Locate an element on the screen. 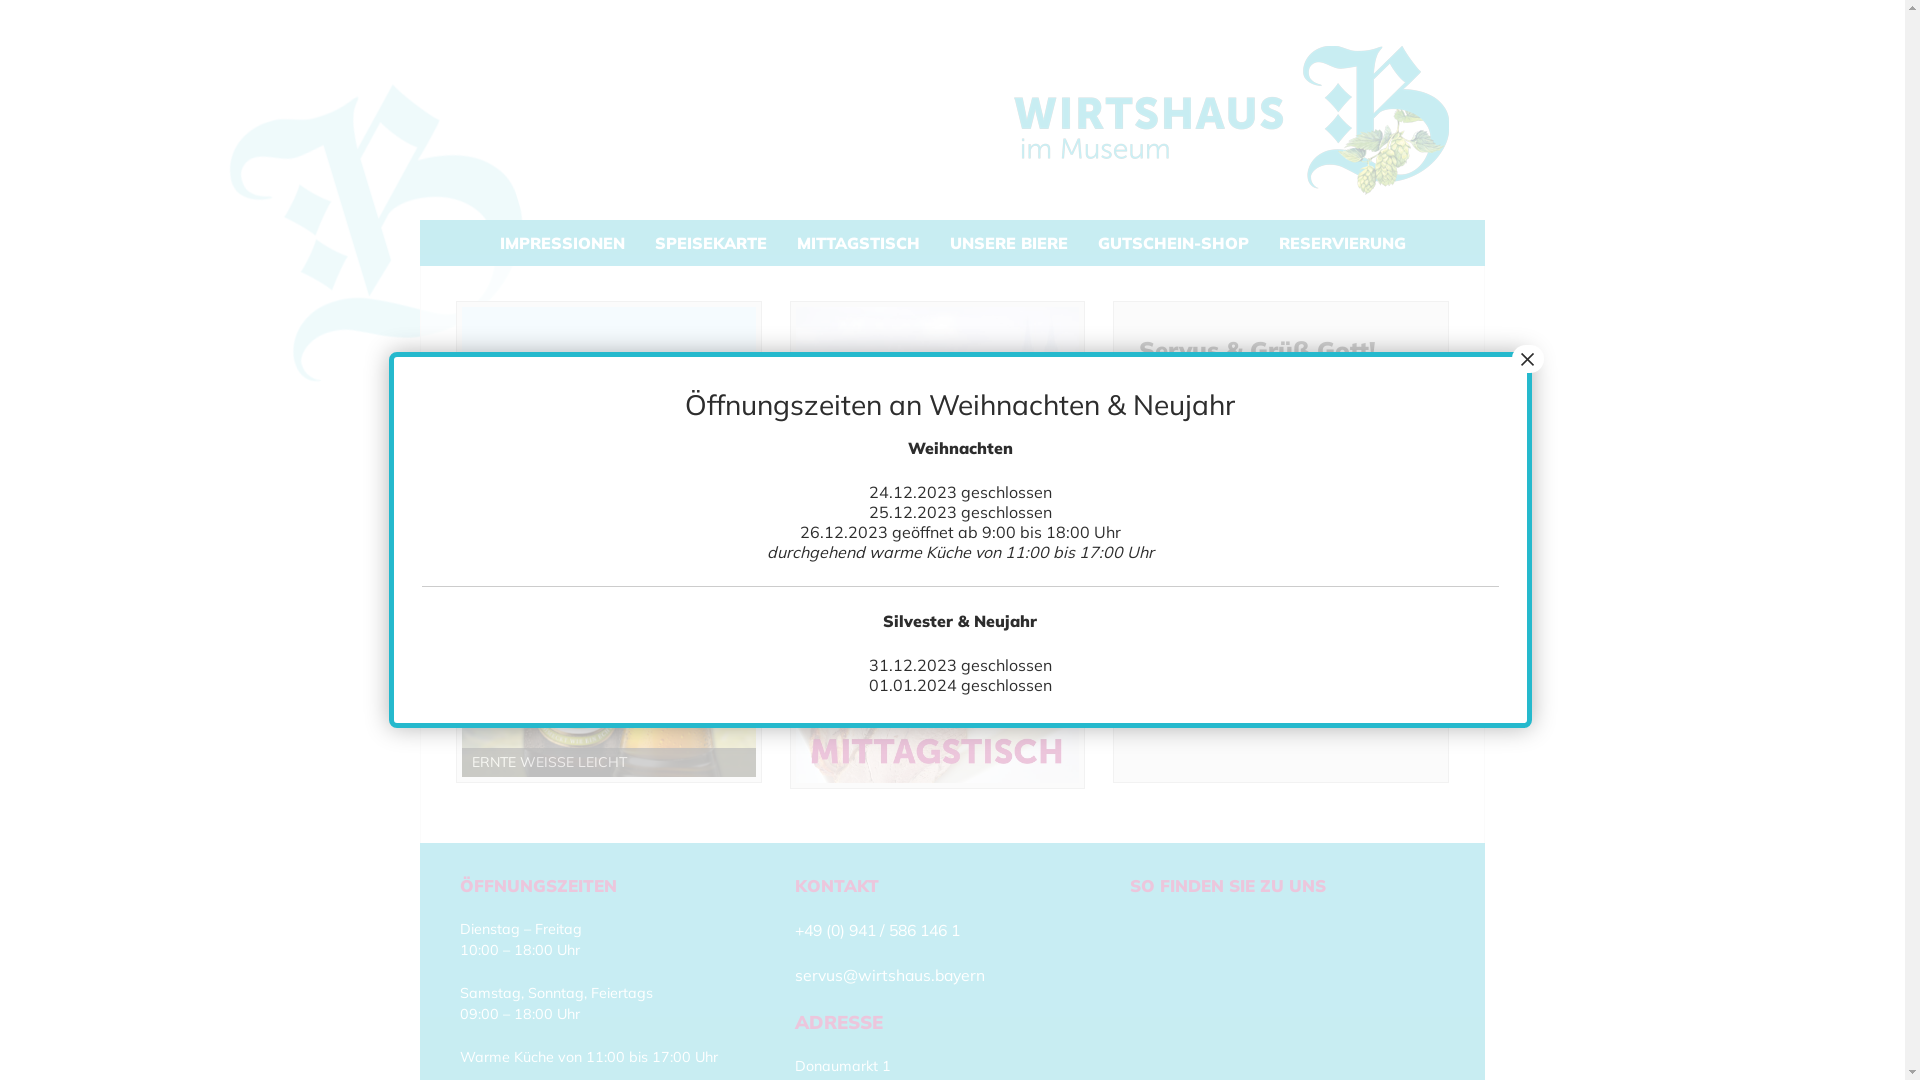  'RESERVIERUNG' is located at coordinates (1342, 242).